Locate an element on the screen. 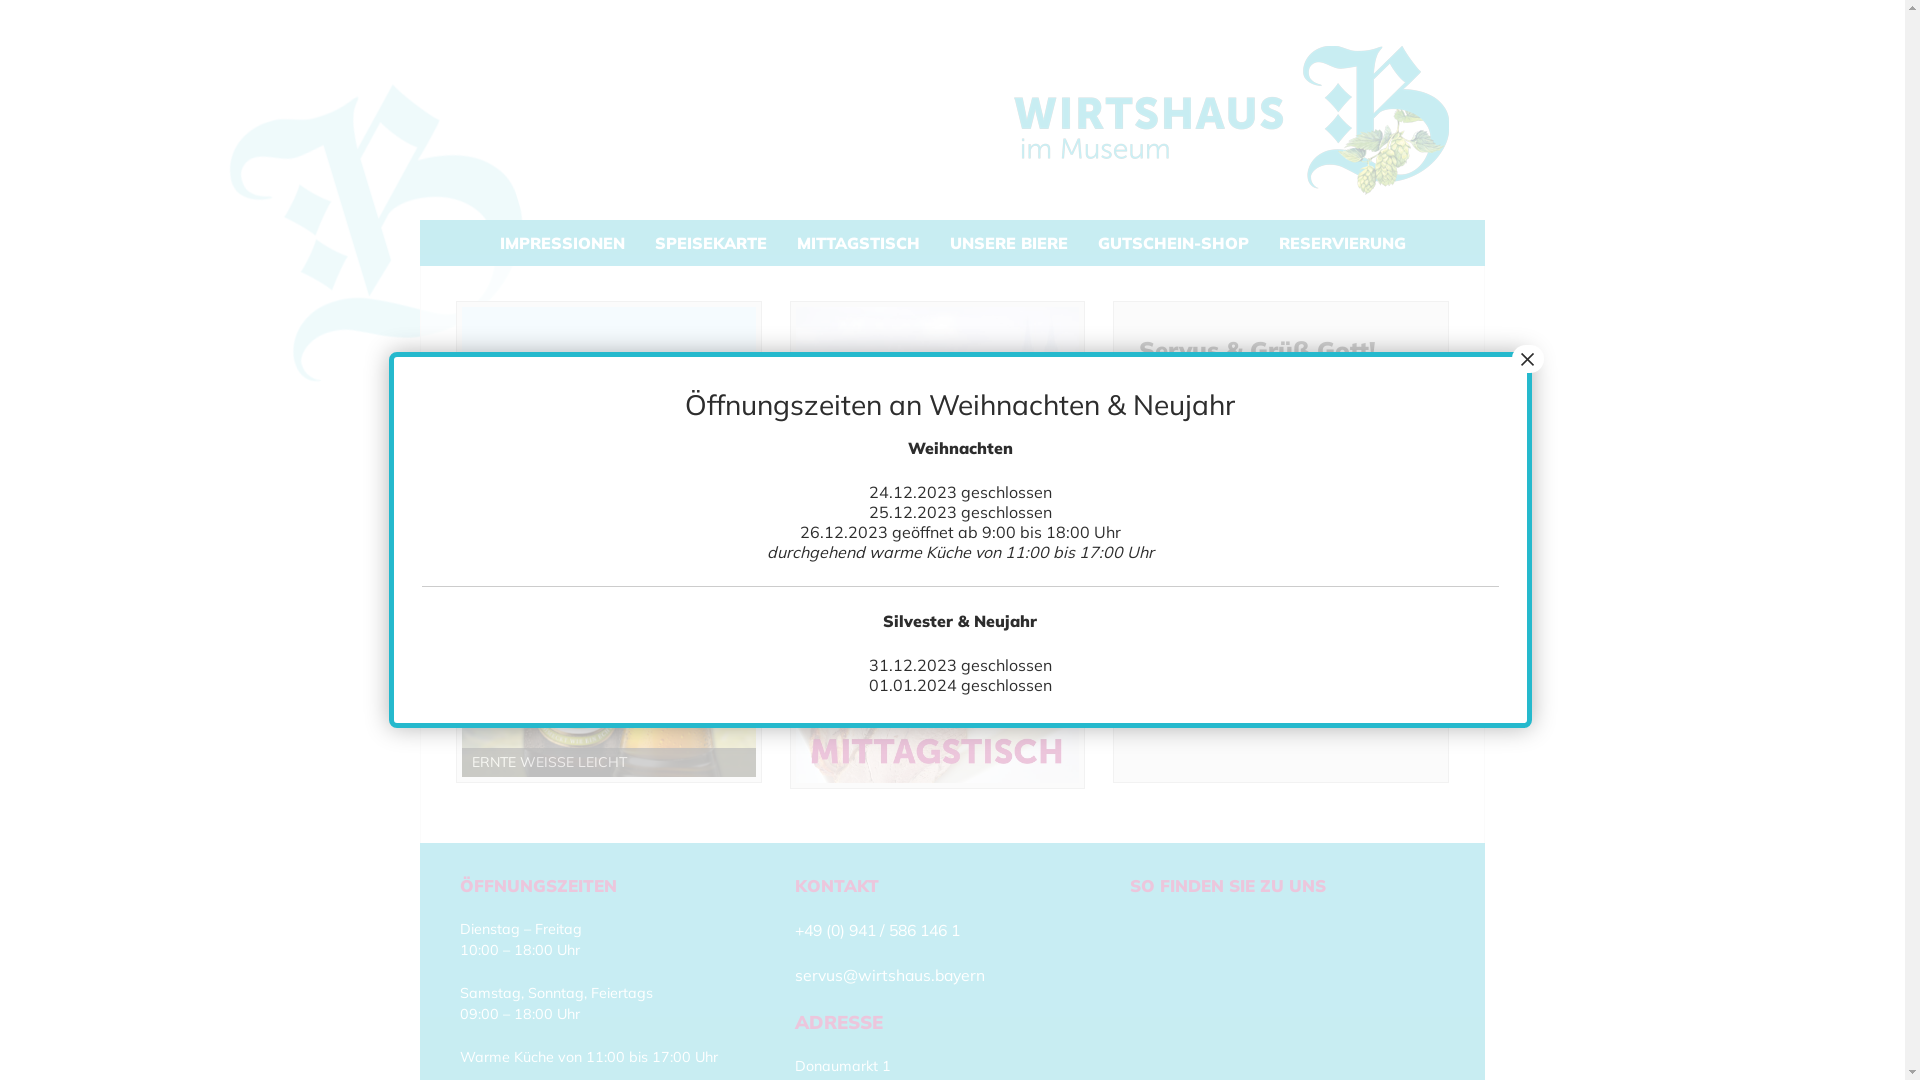  'RESERVIERUNG' is located at coordinates (1342, 242).